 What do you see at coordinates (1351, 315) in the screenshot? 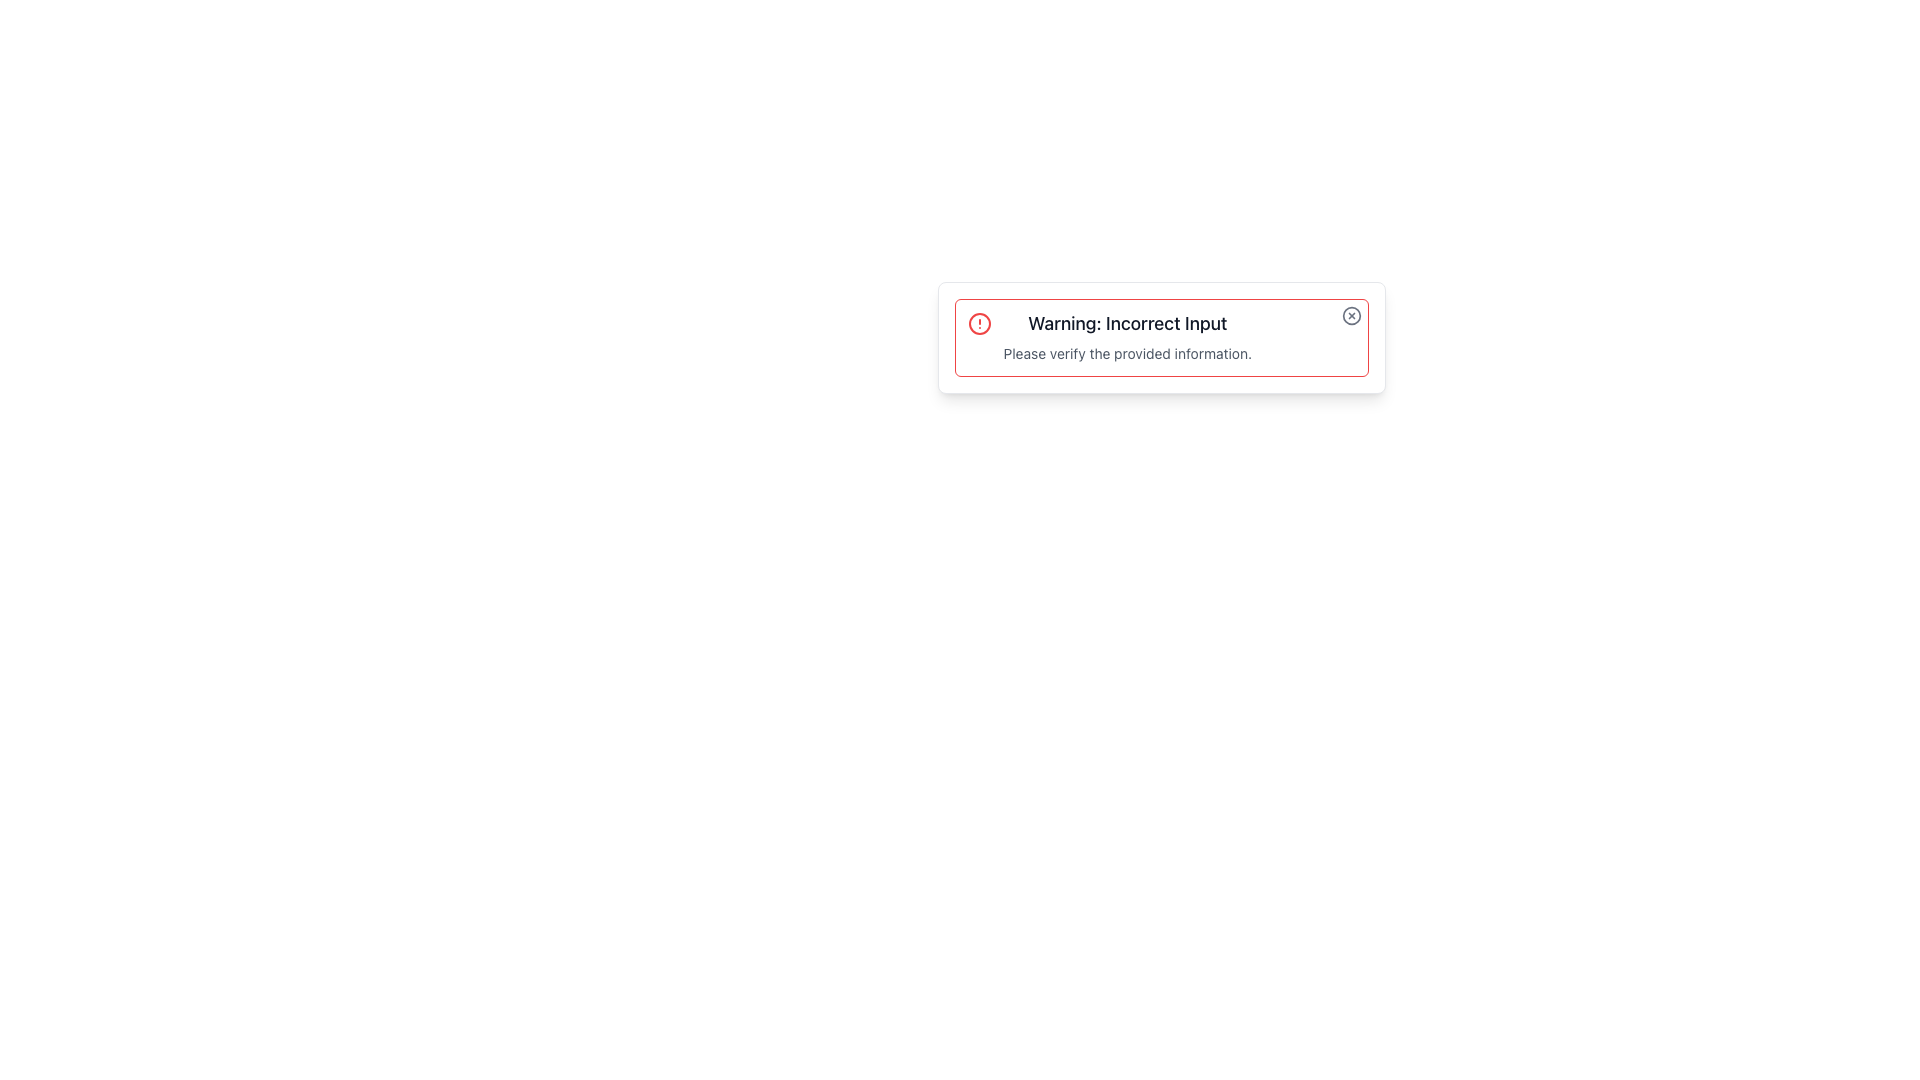
I see `the circular icon located in the top-right corner of the alert box that contains the text 'Warning: Incorrect Input'` at bounding box center [1351, 315].